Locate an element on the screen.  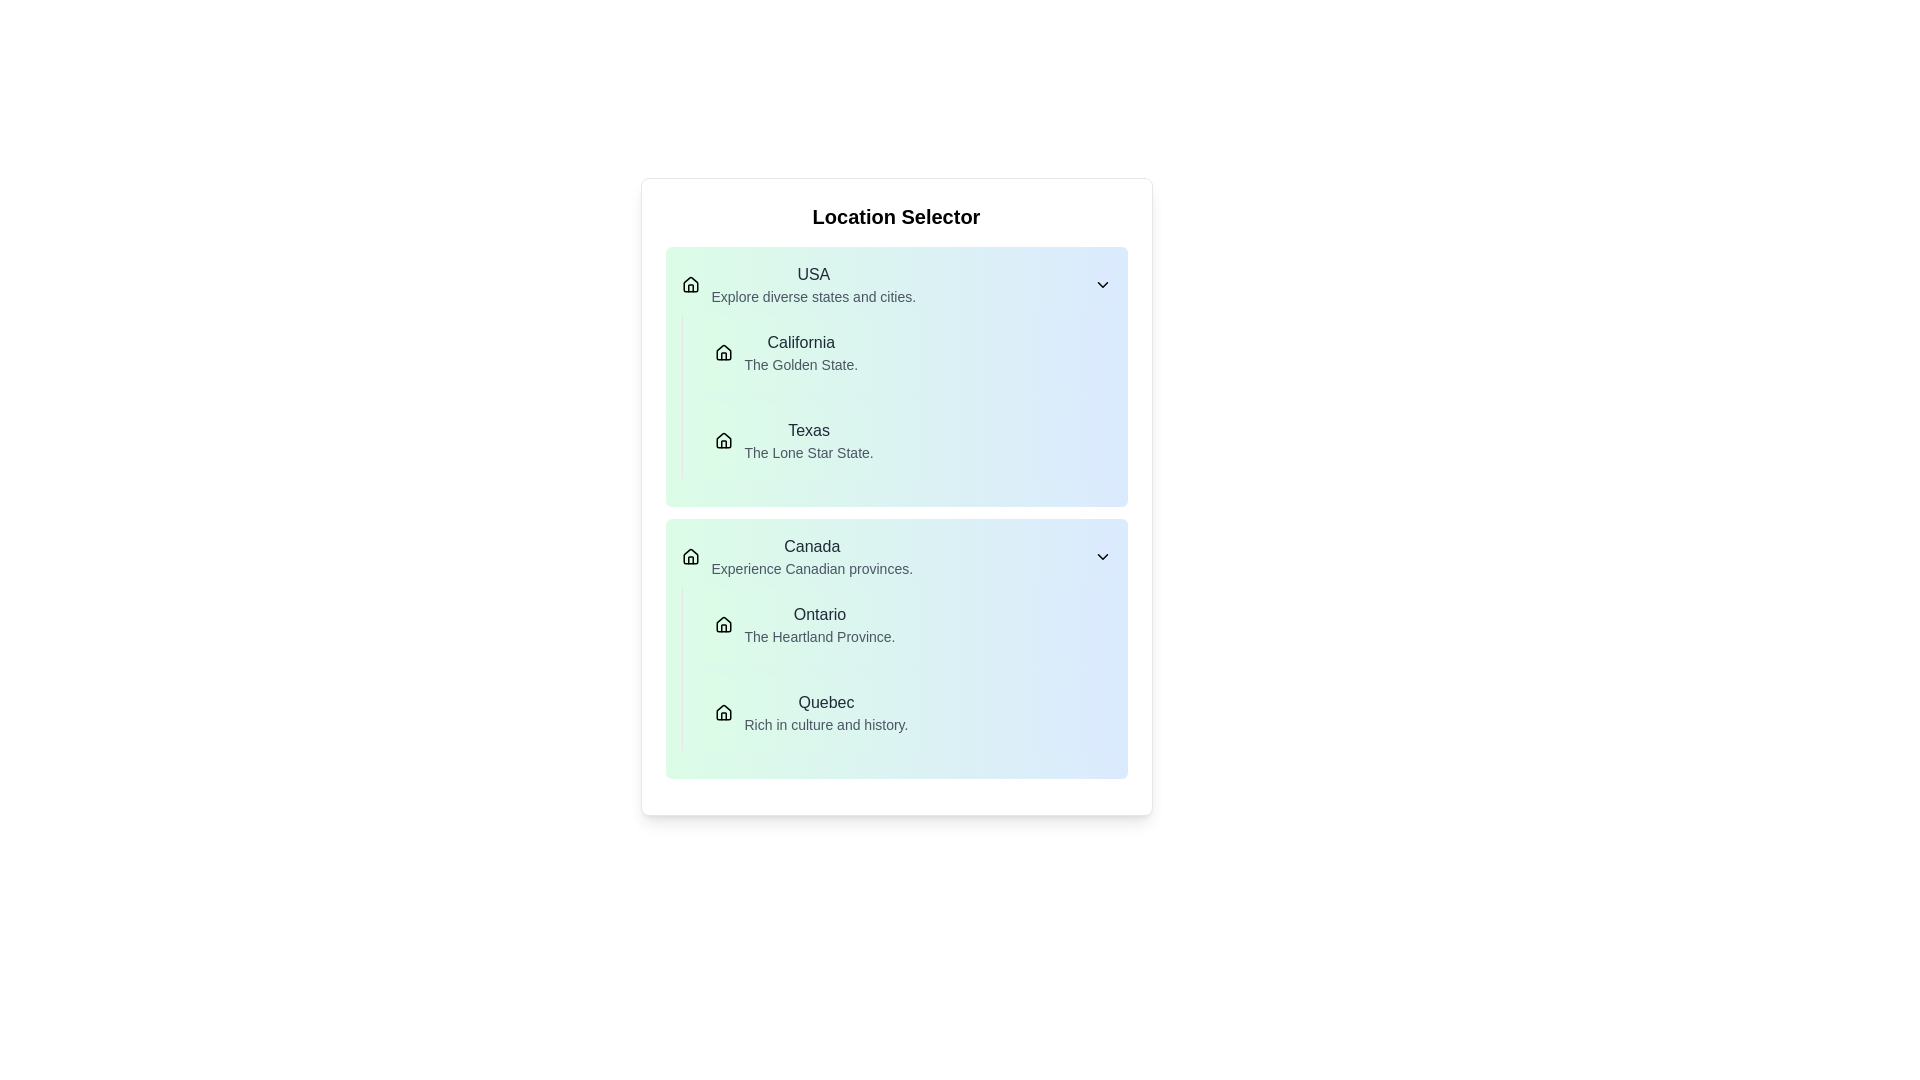
the composite text element containing the title 'Ontario' and the subtitle 'The Heartland Province' located in the dropdown menu under the 'Canada' category is located at coordinates (820, 623).